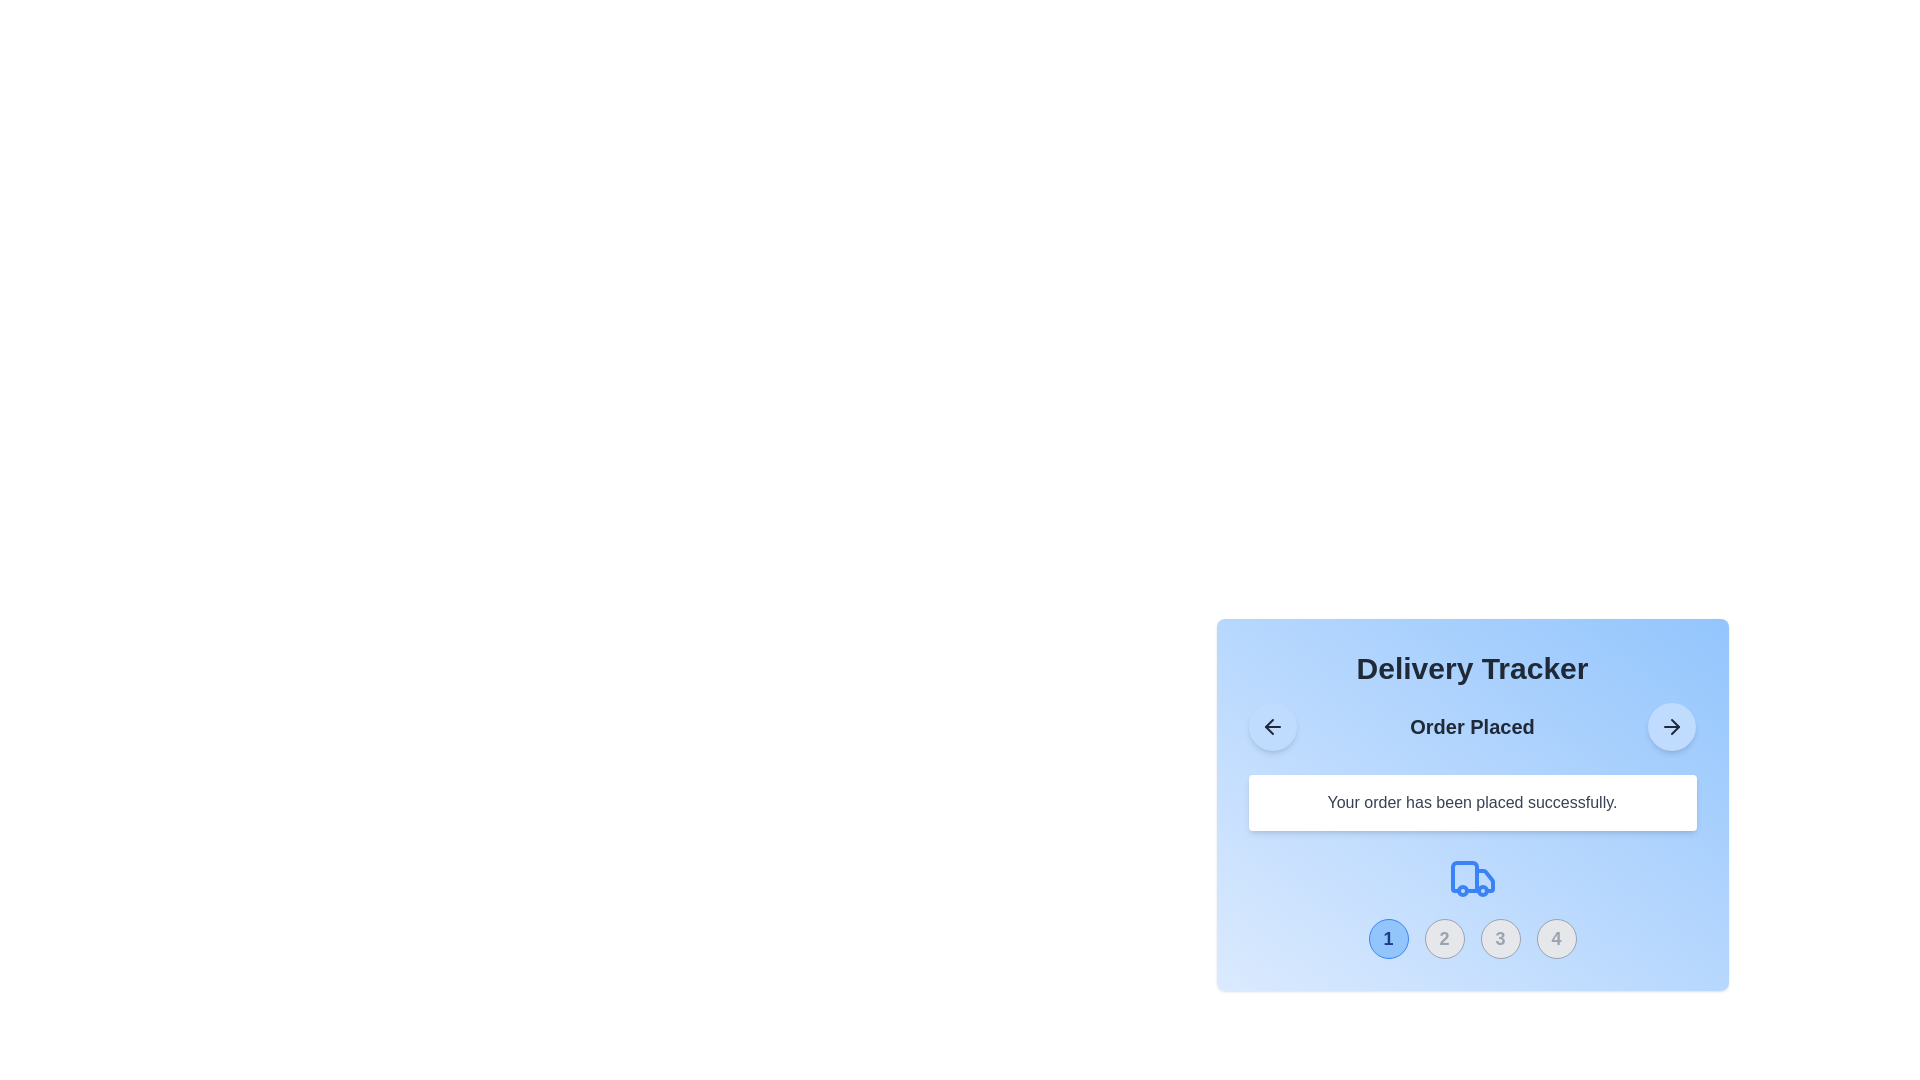 Image resolution: width=1920 pixels, height=1080 pixels. Describe the element at coordinates (1472, 726) in the screenshot. I see `the text label displaying 'Order Placed', which is located at the top-middle of the delivery tracking UI` at that location.